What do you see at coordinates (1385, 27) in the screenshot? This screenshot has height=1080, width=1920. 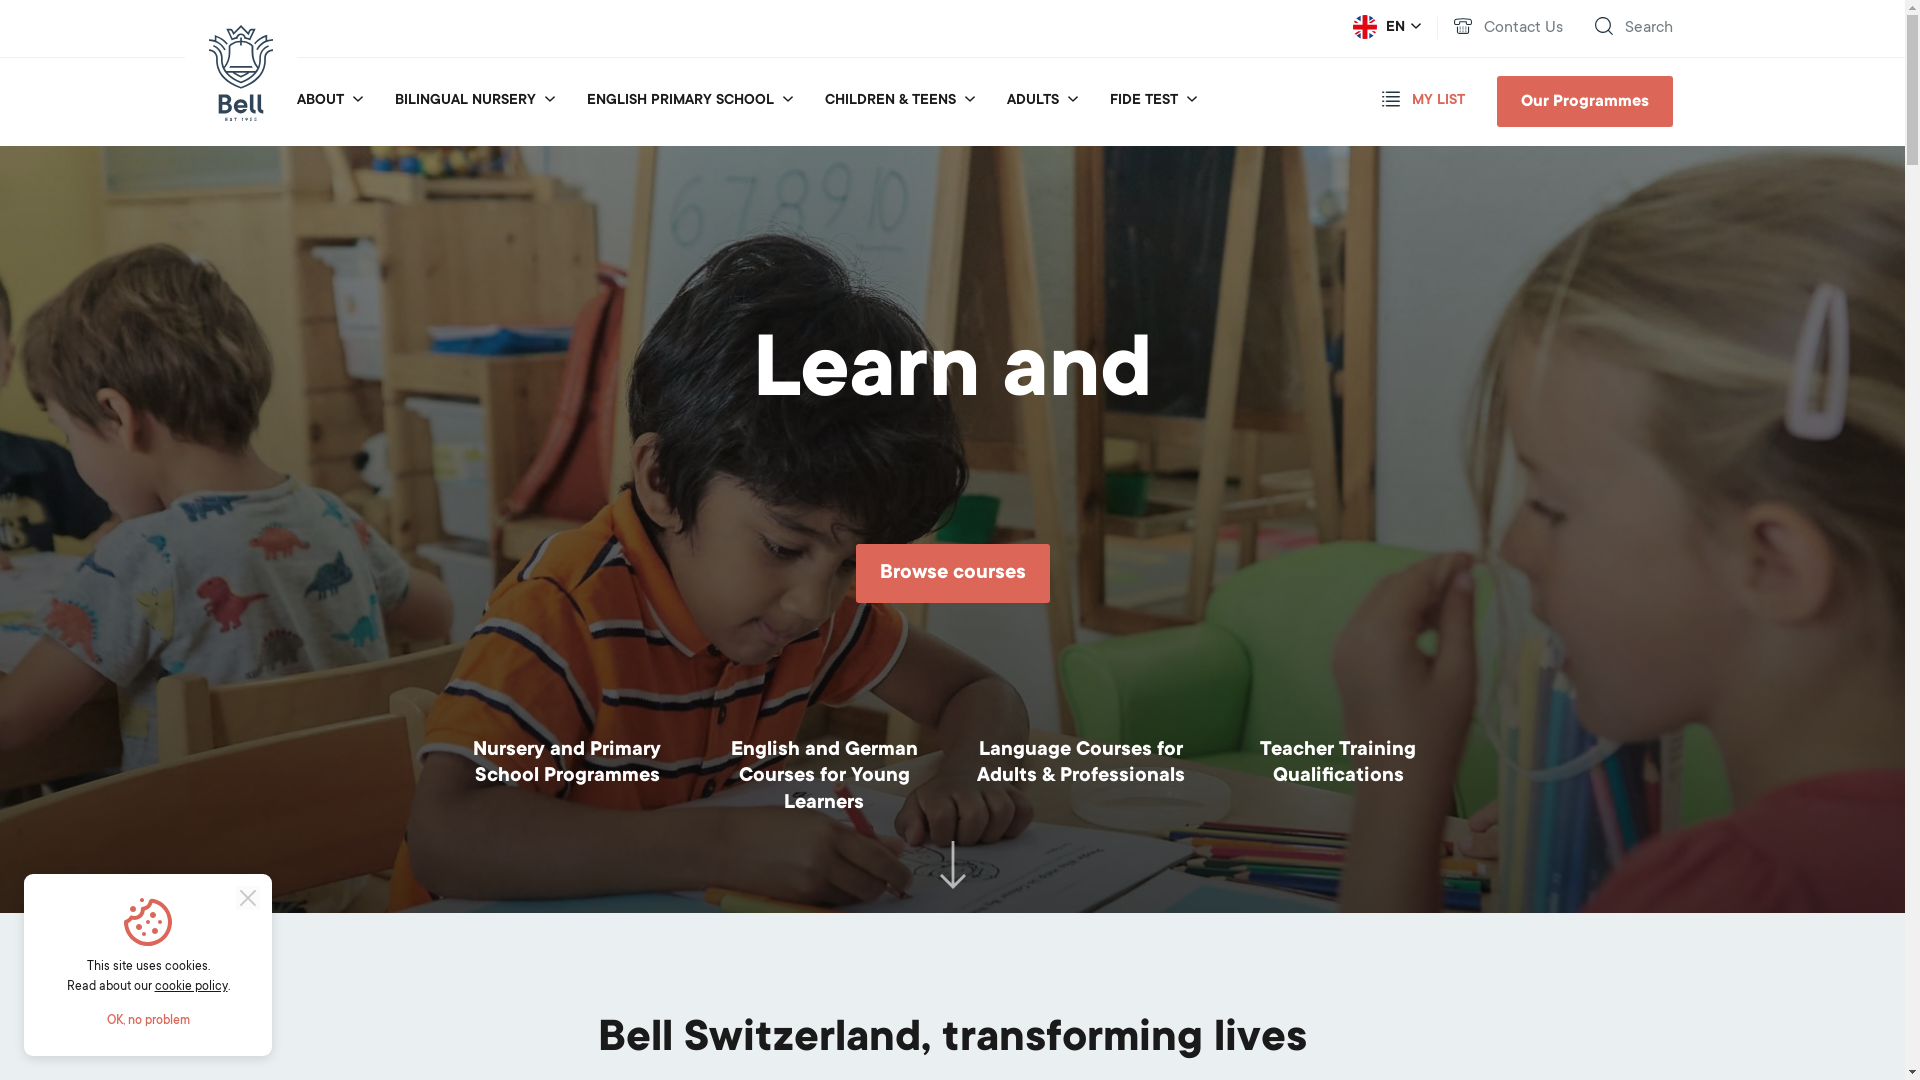 I see `'EN'` at bounding box center [1385, 27].